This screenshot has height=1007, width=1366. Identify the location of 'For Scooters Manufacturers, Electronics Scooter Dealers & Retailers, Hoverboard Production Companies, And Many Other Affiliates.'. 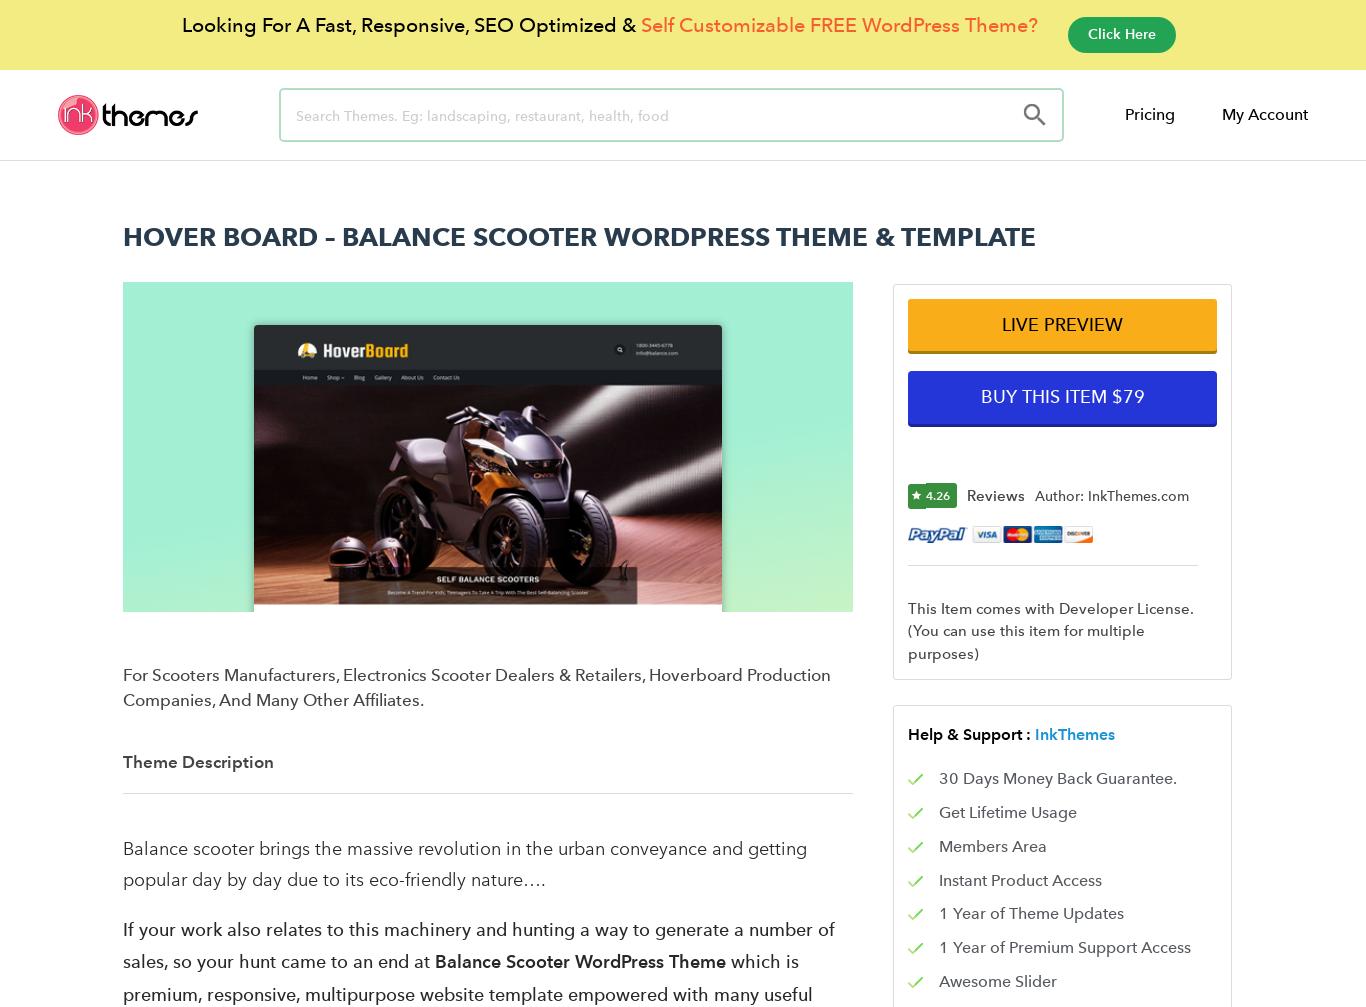
(477, 685).